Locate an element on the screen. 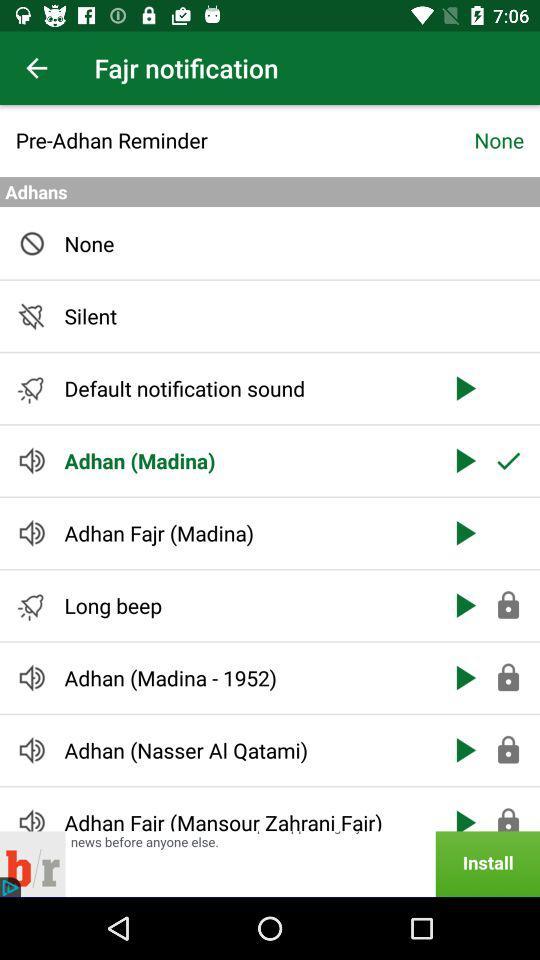 This screenshot has width=540, height=960. adhans is located at coordinates (270, 192).